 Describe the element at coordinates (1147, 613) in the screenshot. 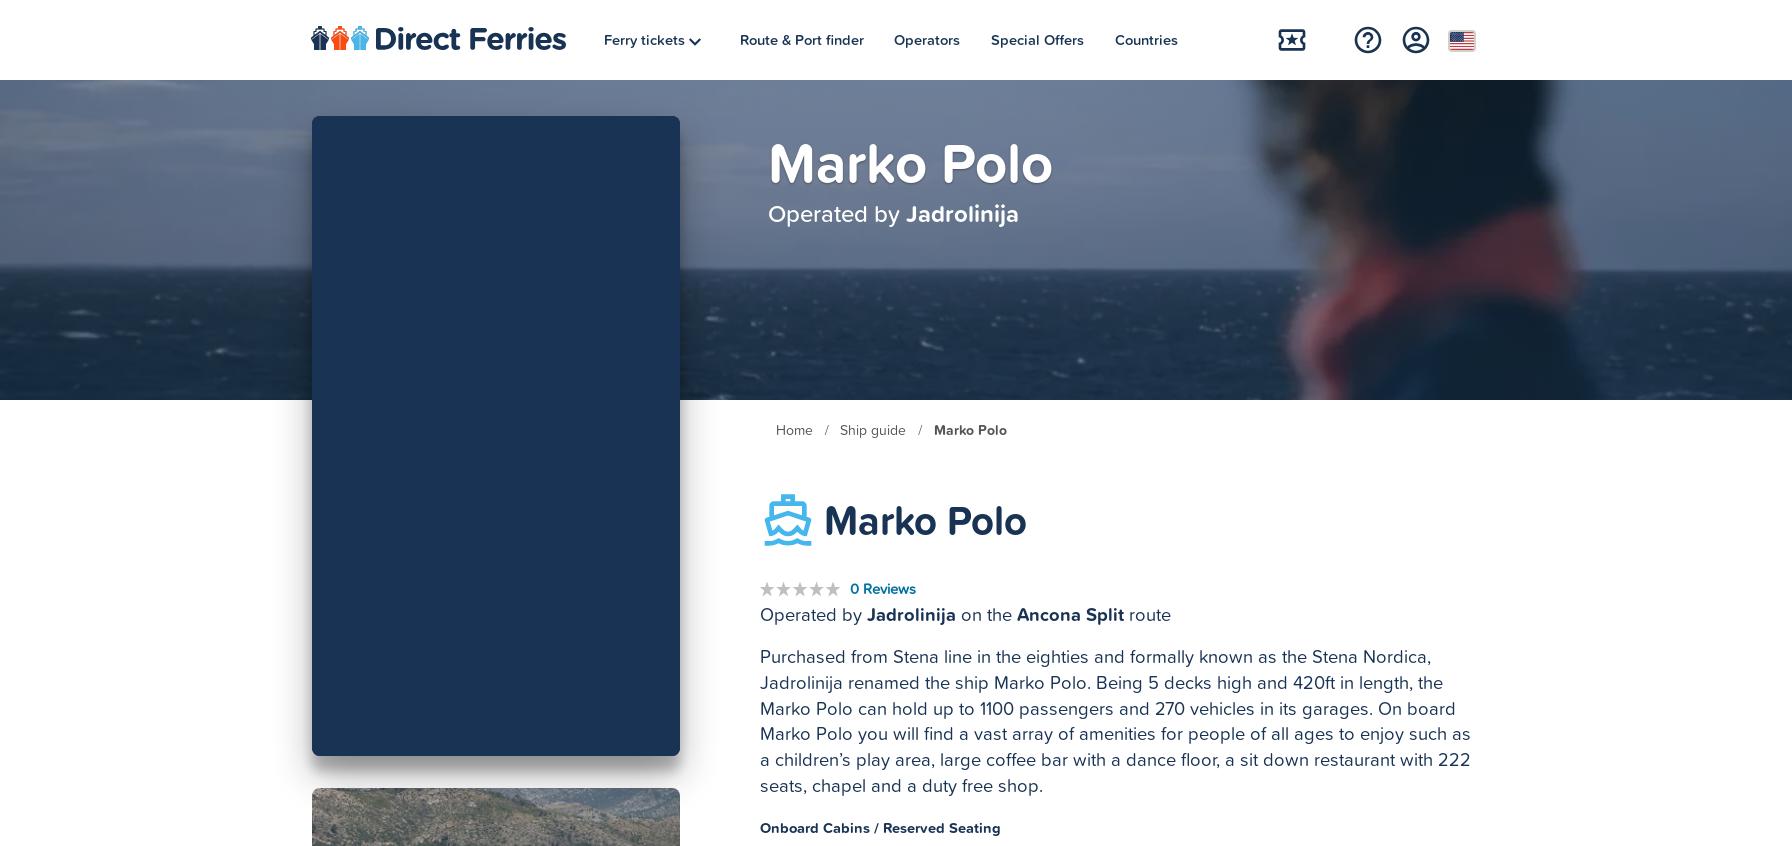

I see `'route'` at that location.